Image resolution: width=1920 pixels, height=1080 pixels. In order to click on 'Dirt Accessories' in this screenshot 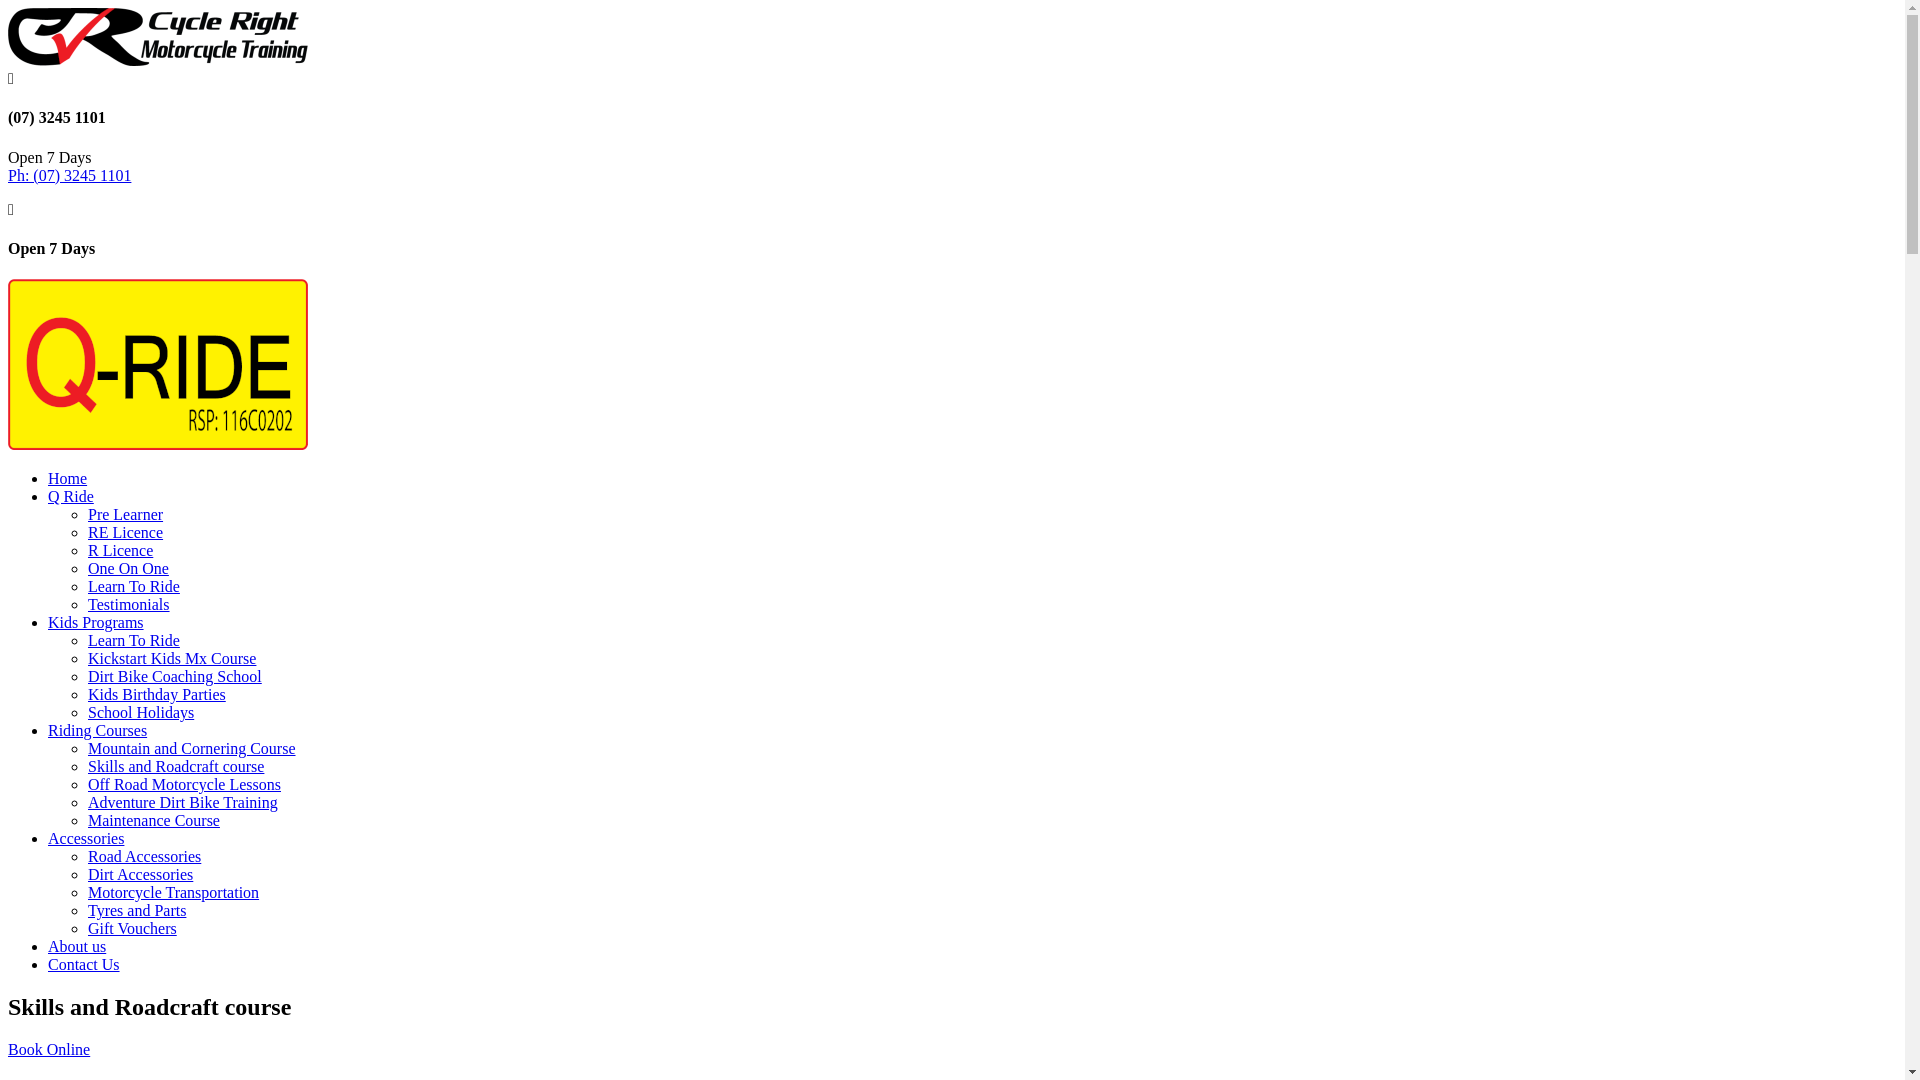, I will do `click(139, 873)`.